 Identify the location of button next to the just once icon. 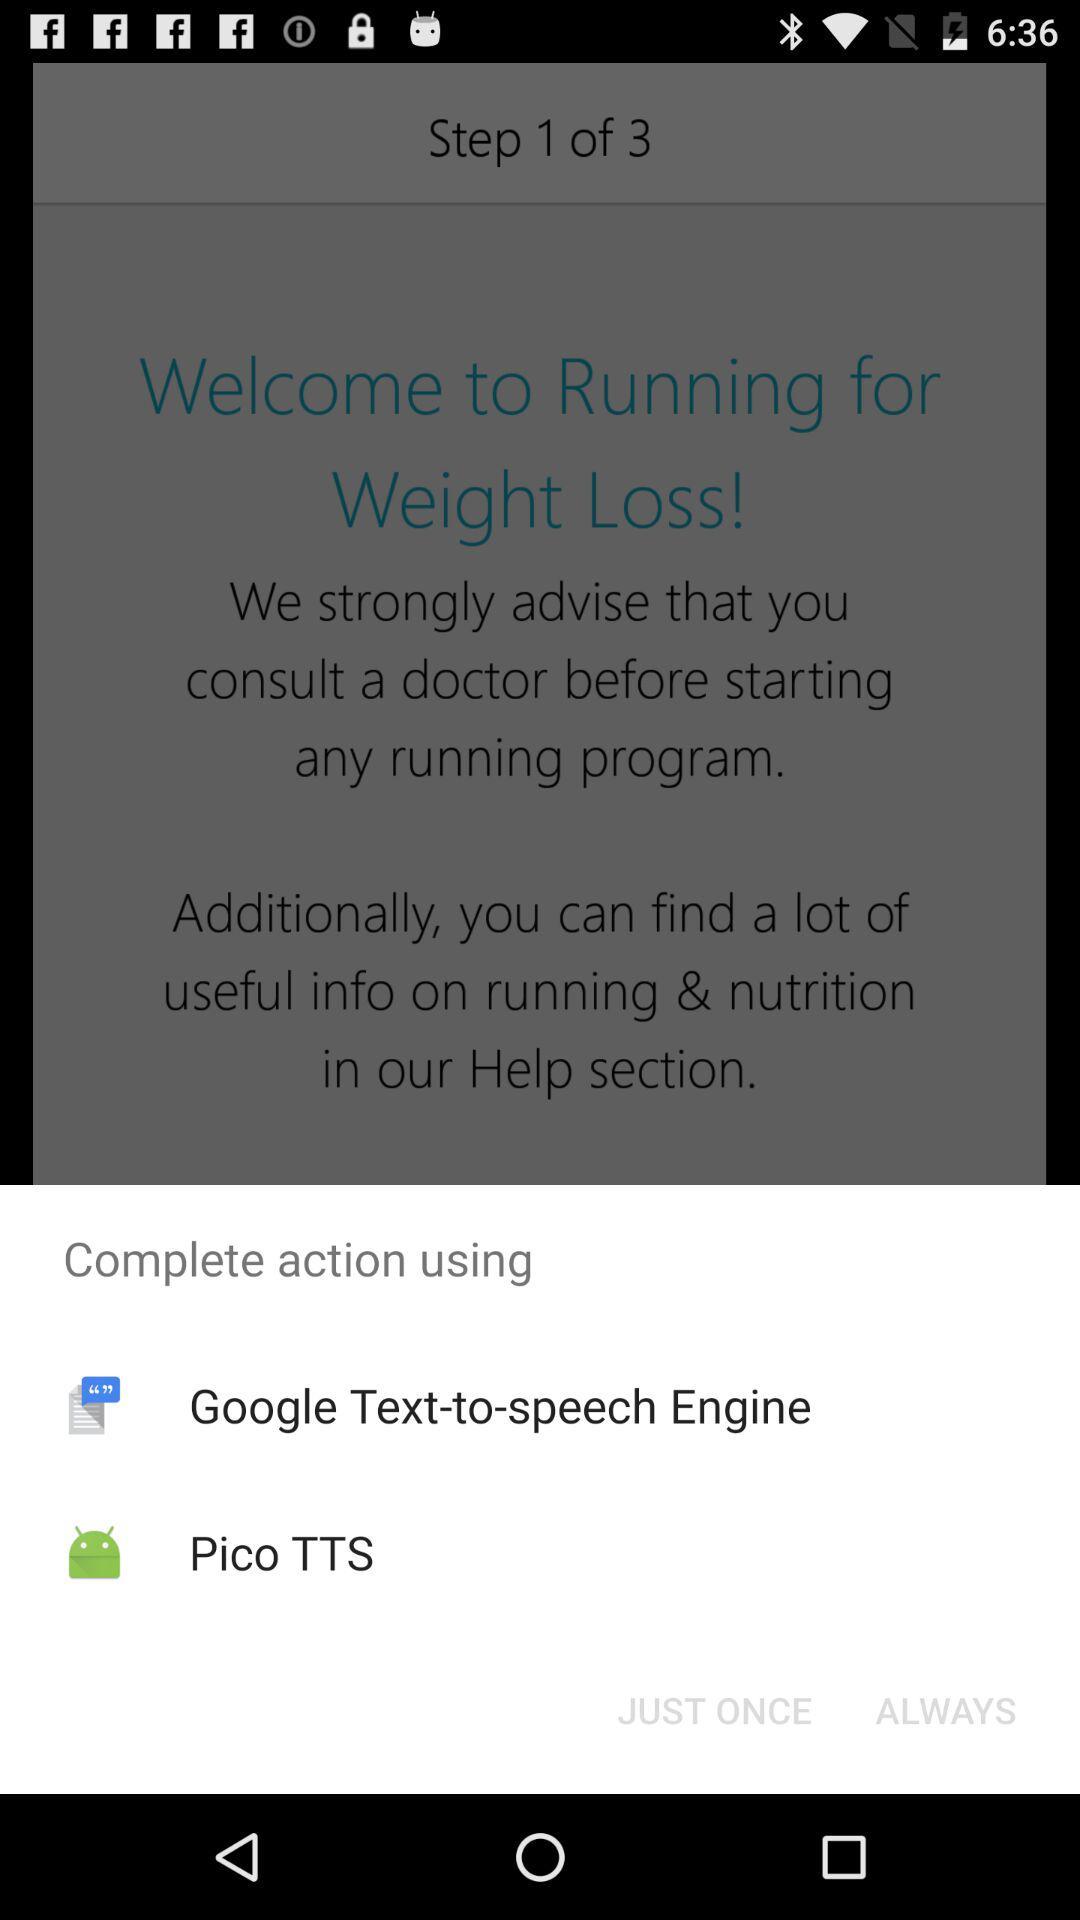
(945, 1708).